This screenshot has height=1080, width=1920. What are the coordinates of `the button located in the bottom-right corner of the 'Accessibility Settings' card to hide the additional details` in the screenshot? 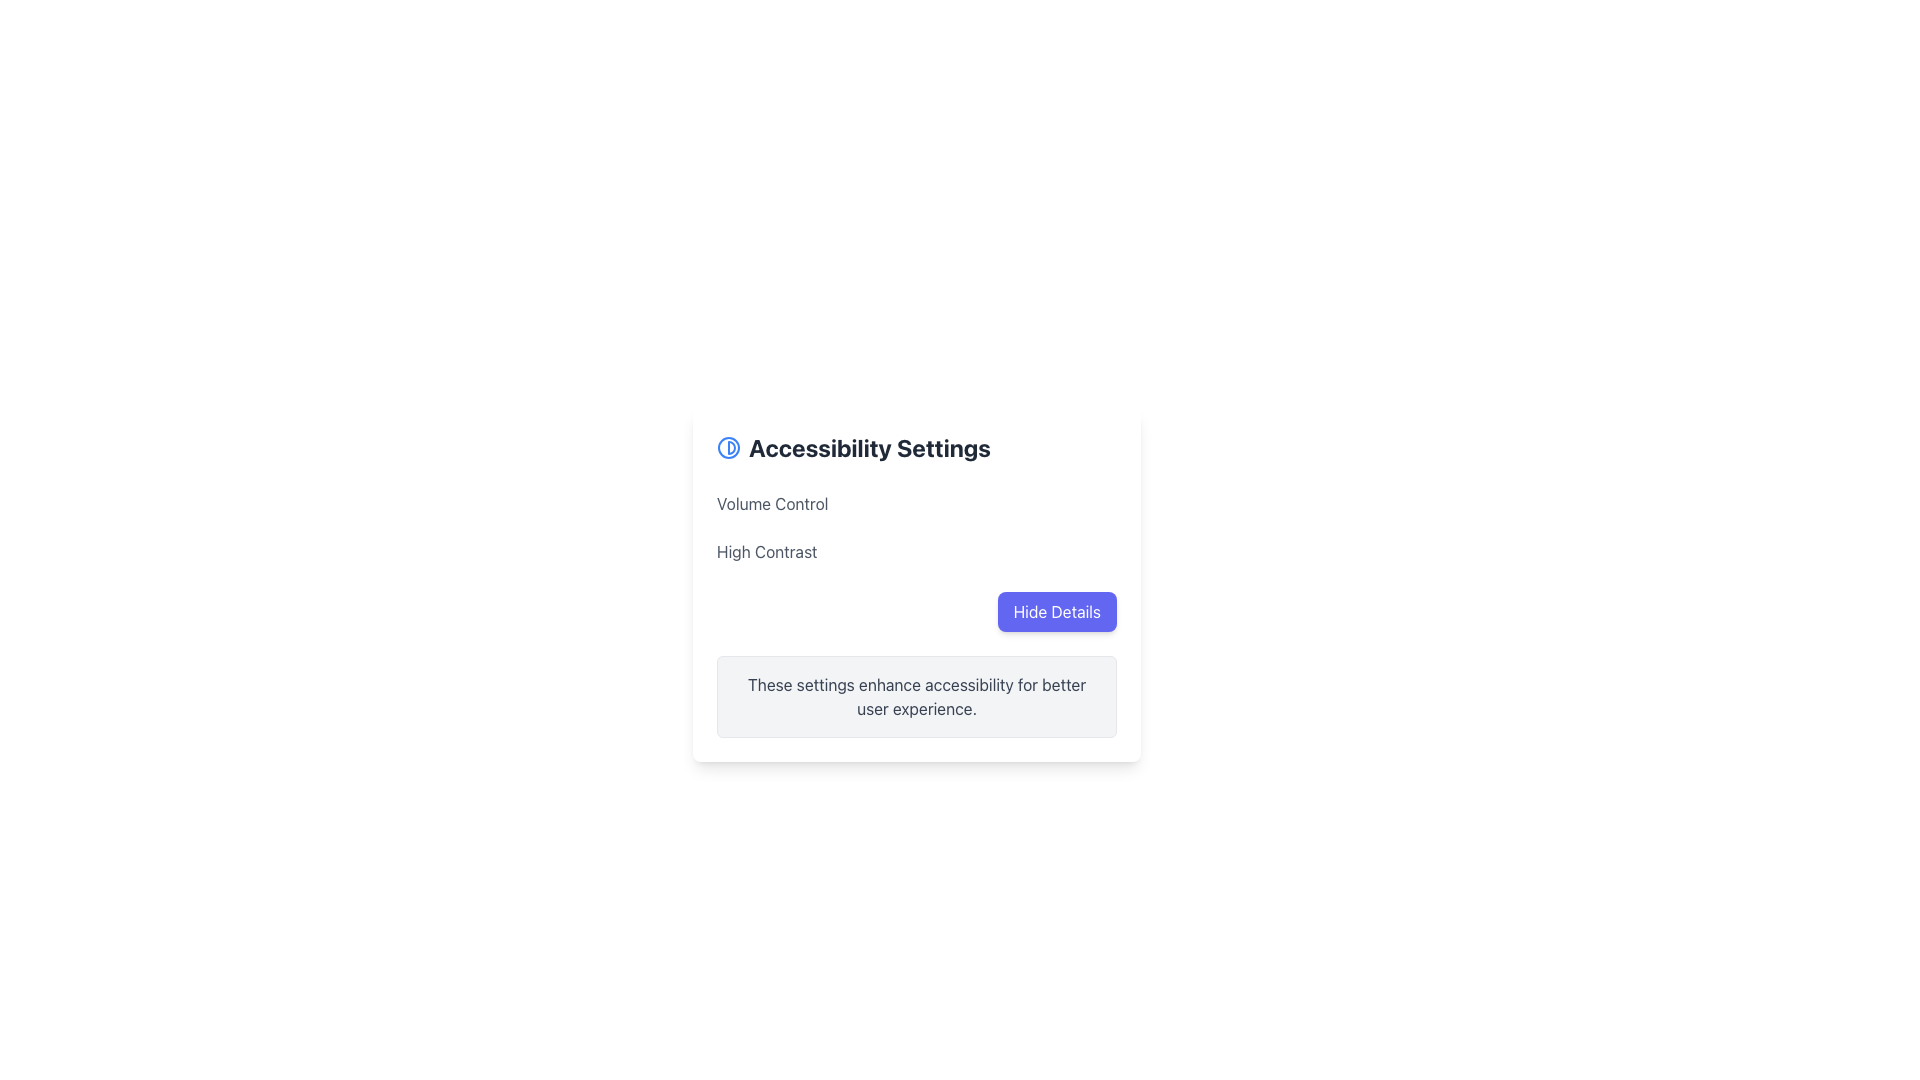 It's located at (1056, 611).